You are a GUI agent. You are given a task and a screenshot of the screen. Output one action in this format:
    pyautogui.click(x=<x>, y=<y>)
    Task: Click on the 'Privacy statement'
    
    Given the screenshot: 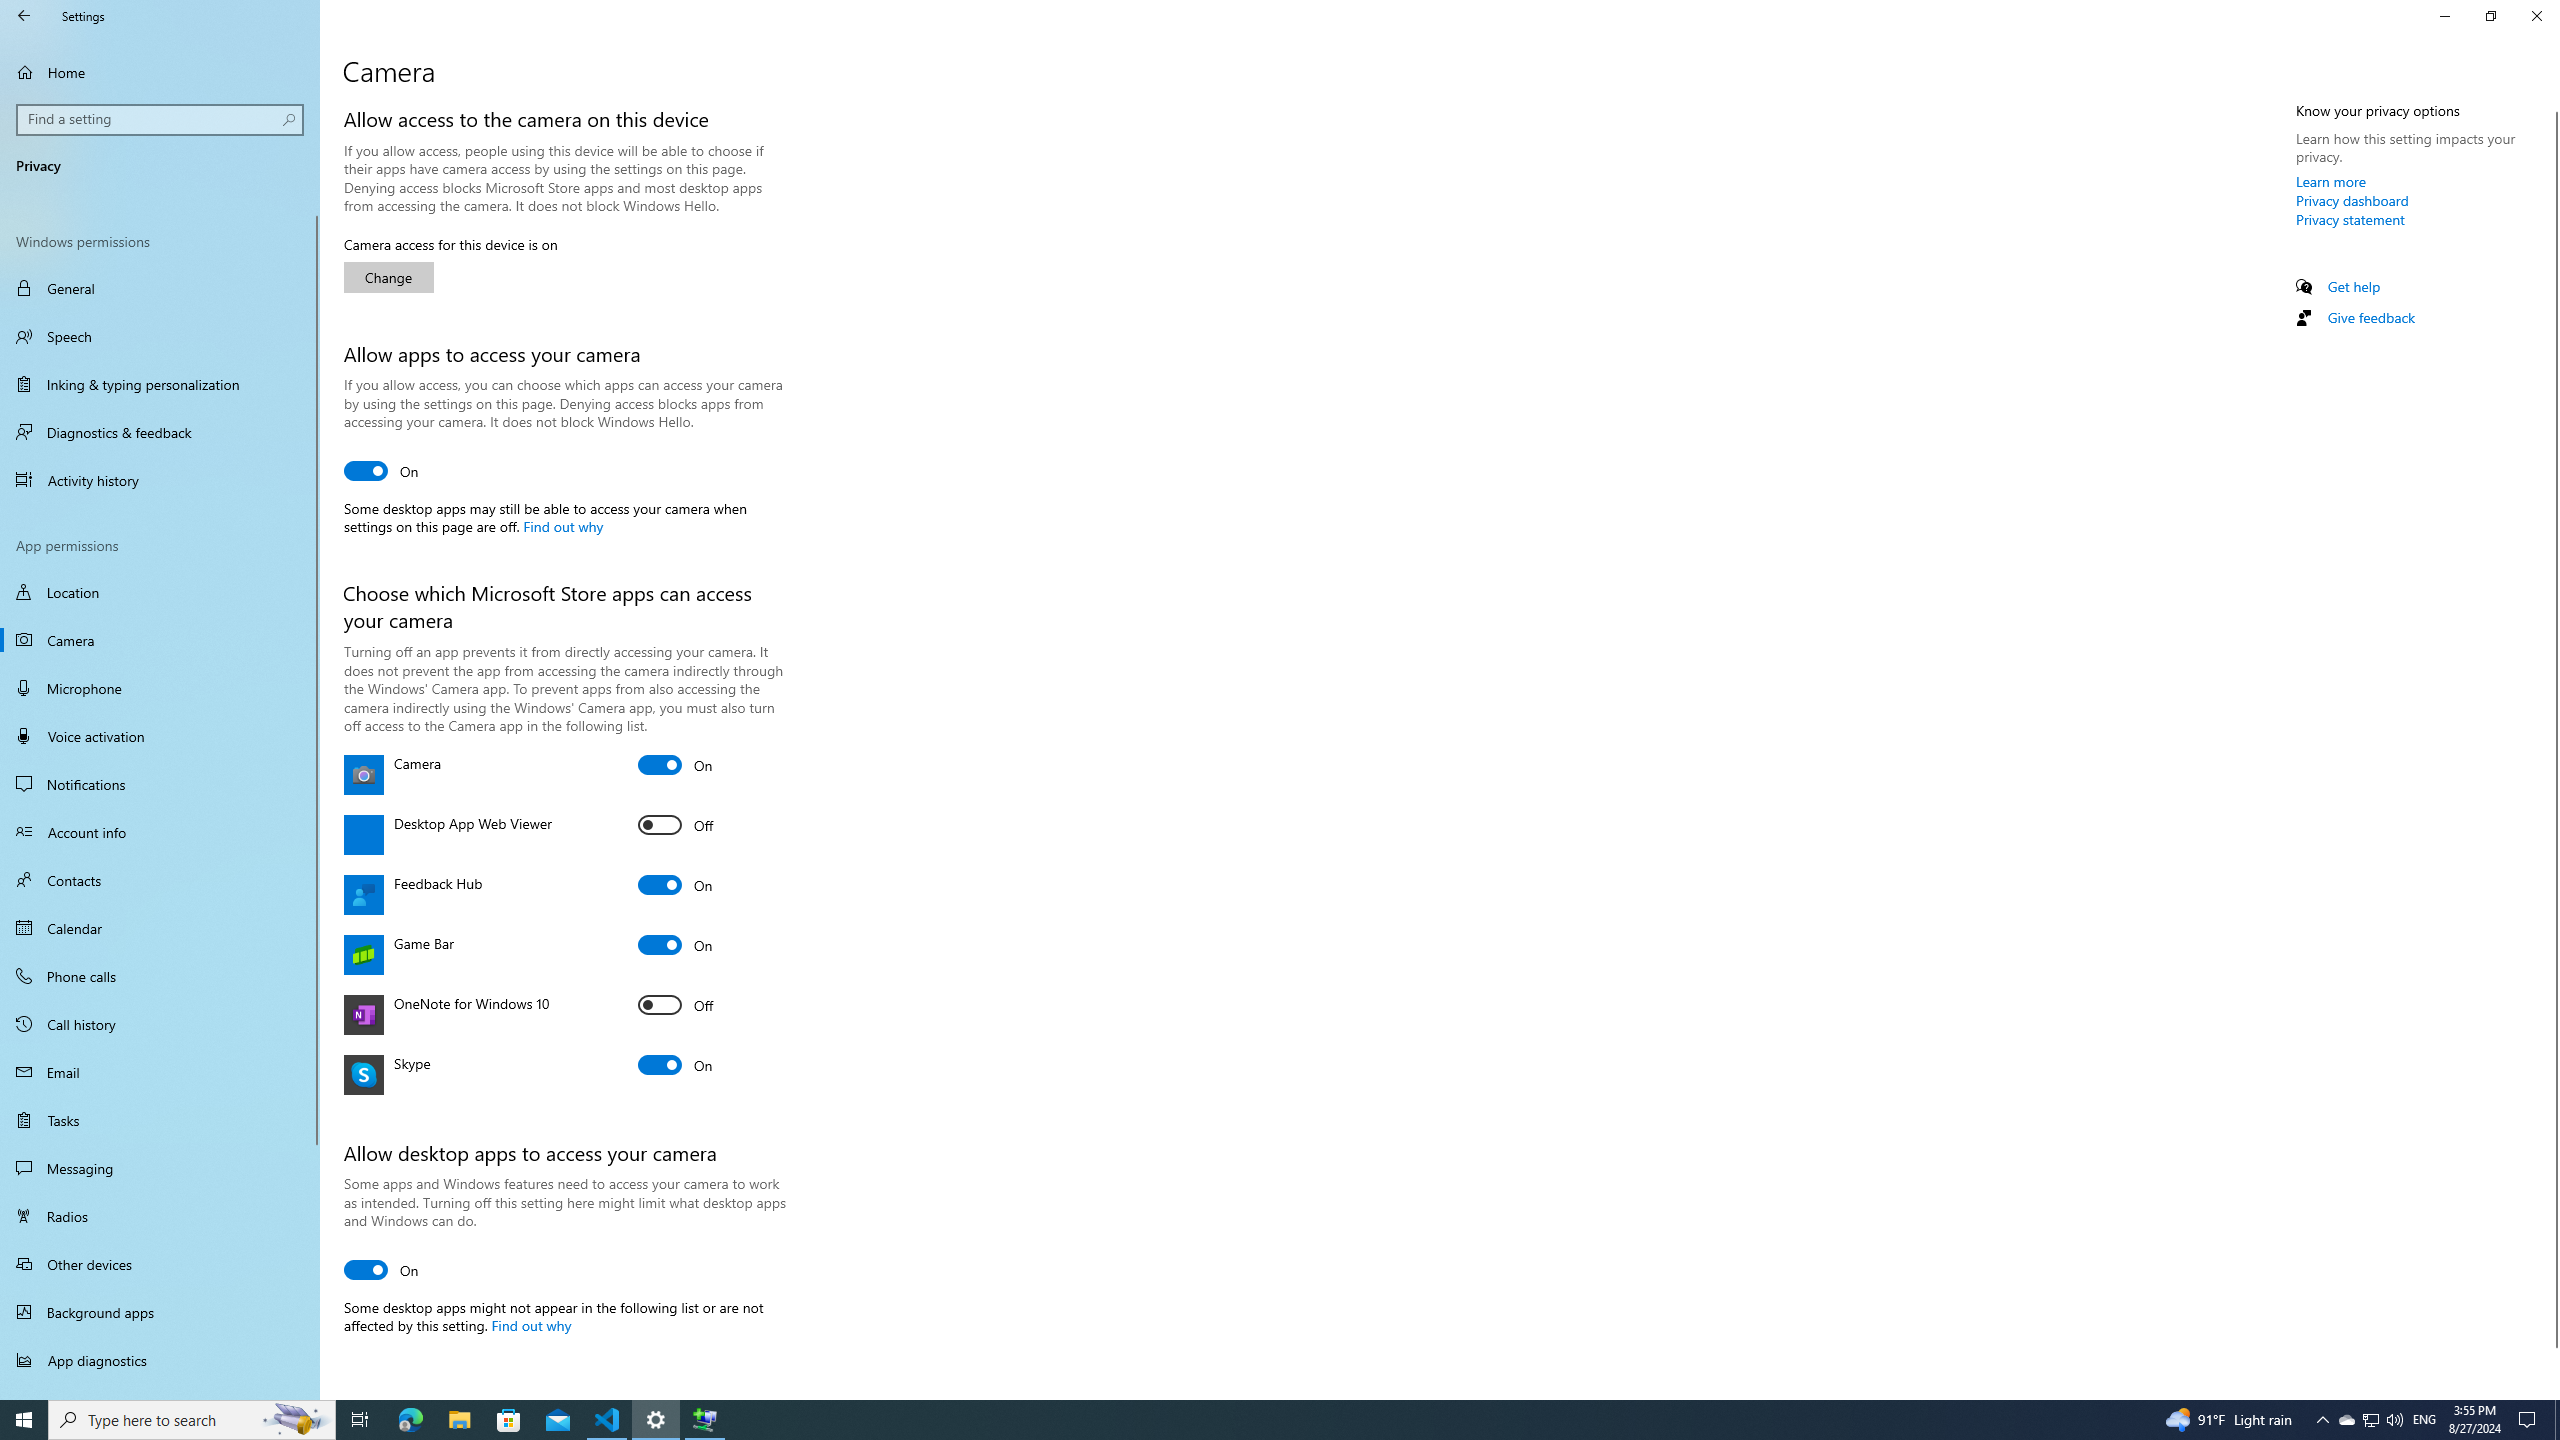 What is the action you would take?
    pyautogui.click(x=2349, y=218)
    